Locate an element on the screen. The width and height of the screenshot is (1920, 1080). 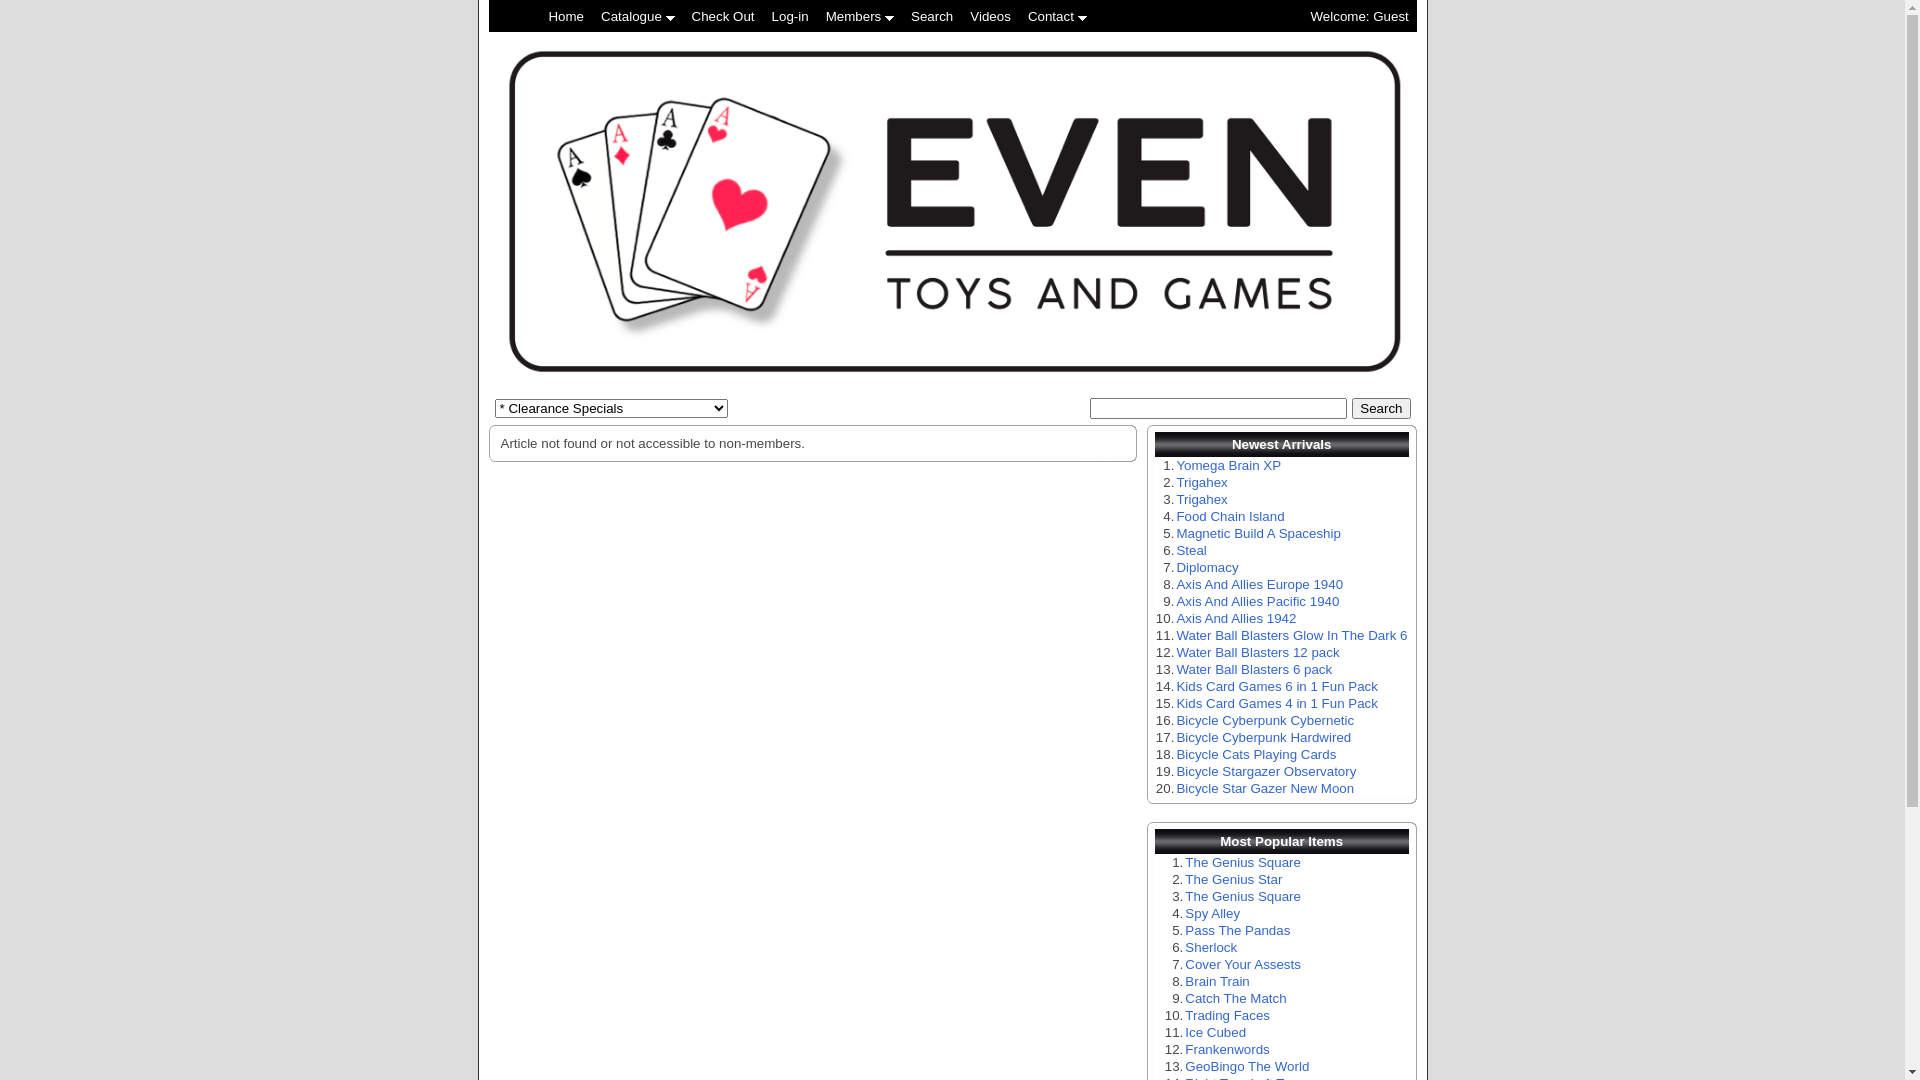
'Videos' is located at coordinates (990, 16).